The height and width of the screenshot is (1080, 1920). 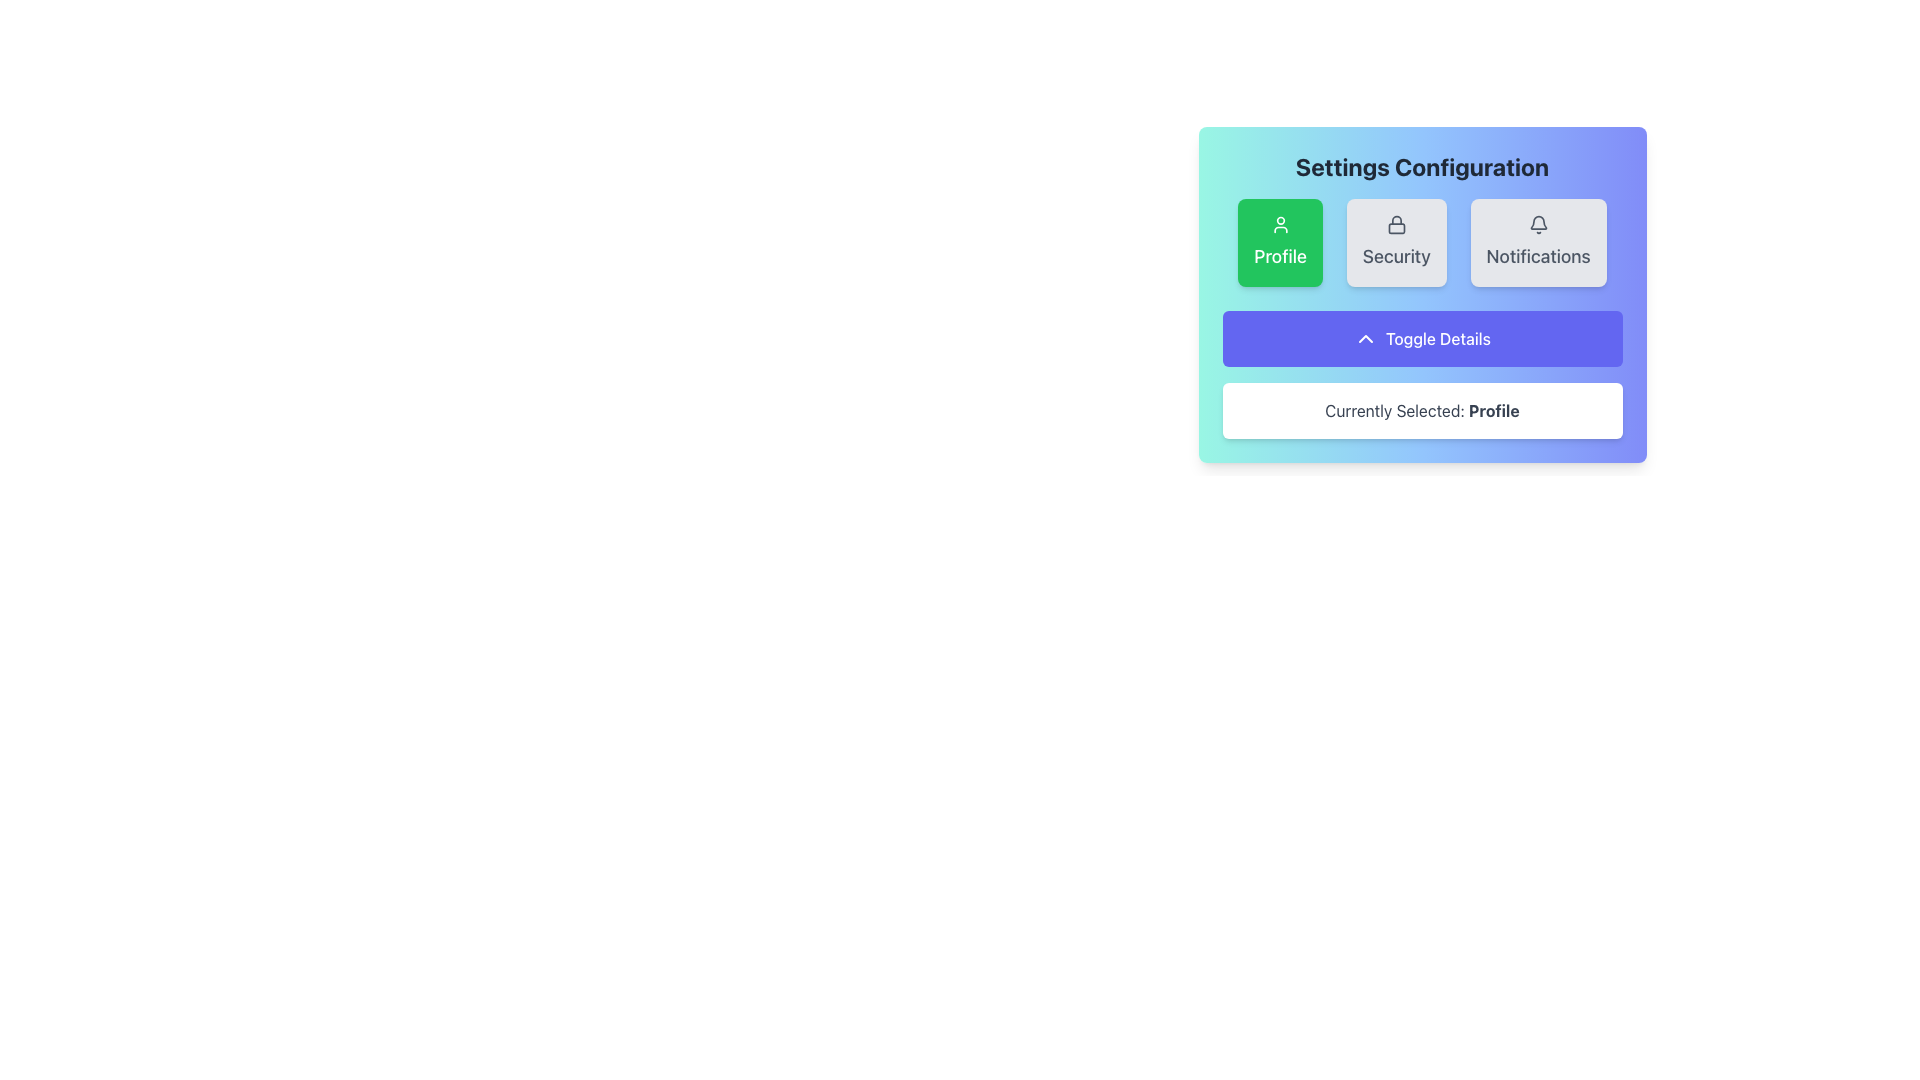 What do you see at coordinates (1280, 256) in the screenshot?
I see `the 'Profile' text label located in the clickable green button at the top-left corner of the configuration menu` at bounding box center [1280, 256].